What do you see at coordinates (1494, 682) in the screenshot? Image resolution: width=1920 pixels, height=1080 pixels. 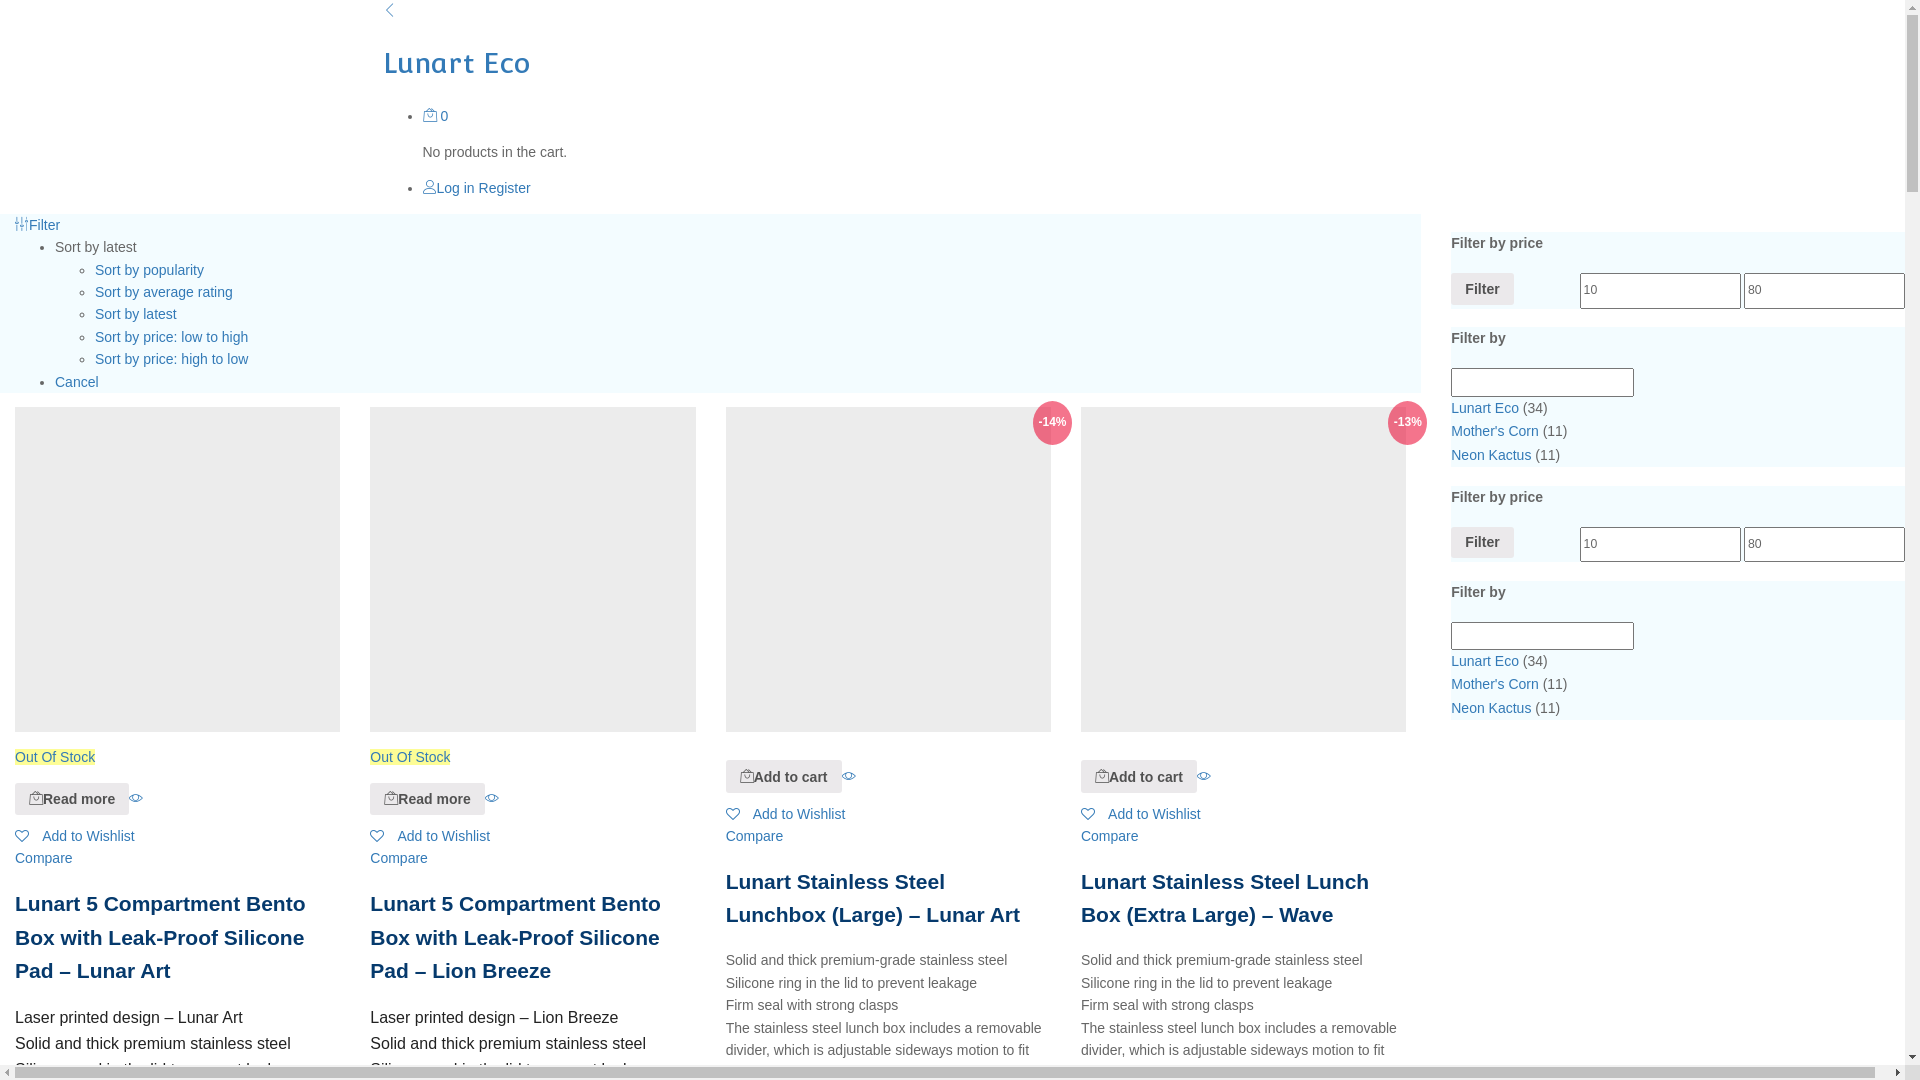 I see `'Mother's Corn'` at bounding box center [1494, 682].